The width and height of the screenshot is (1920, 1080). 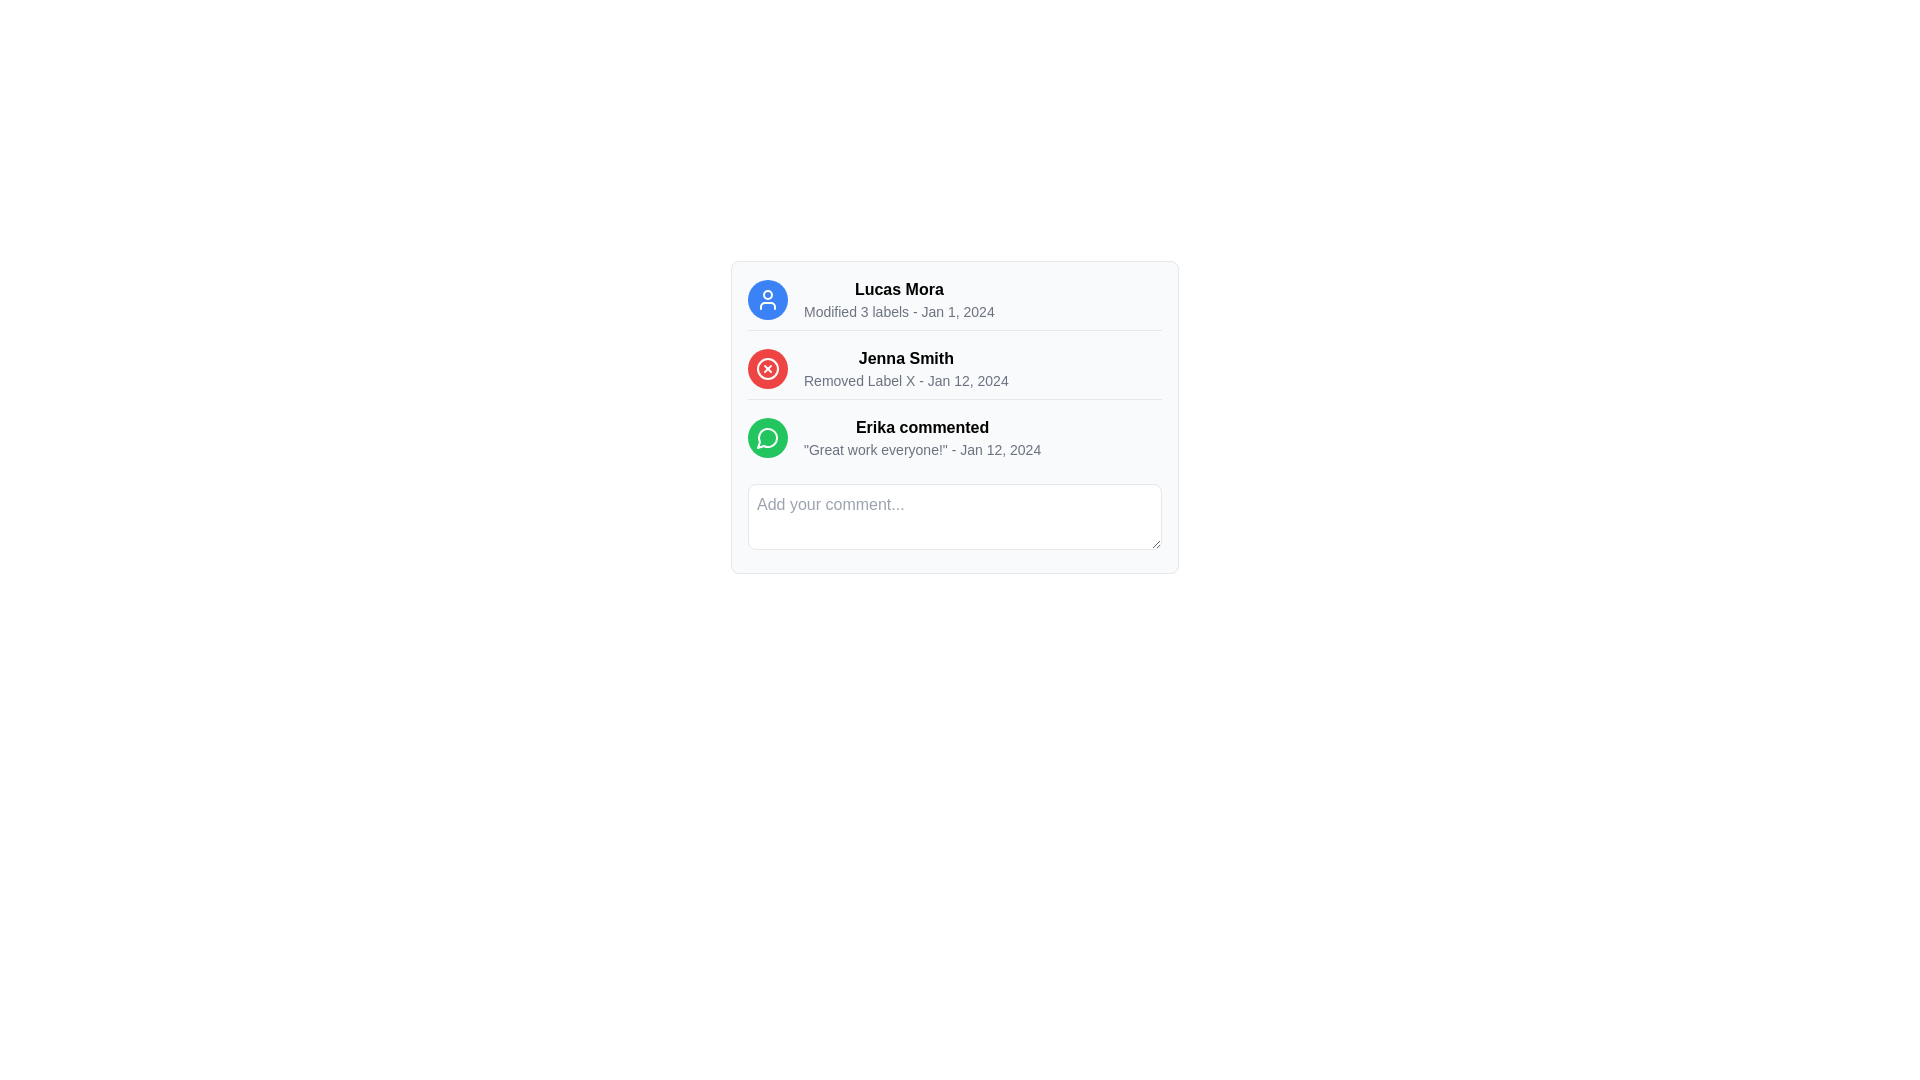 I want to click on the informational text block displaying 'Jenna Smith' and 'Removed Label X - Jan 12, 2024', which is the second entry in a list of notifications, so click(x=954, y=373).